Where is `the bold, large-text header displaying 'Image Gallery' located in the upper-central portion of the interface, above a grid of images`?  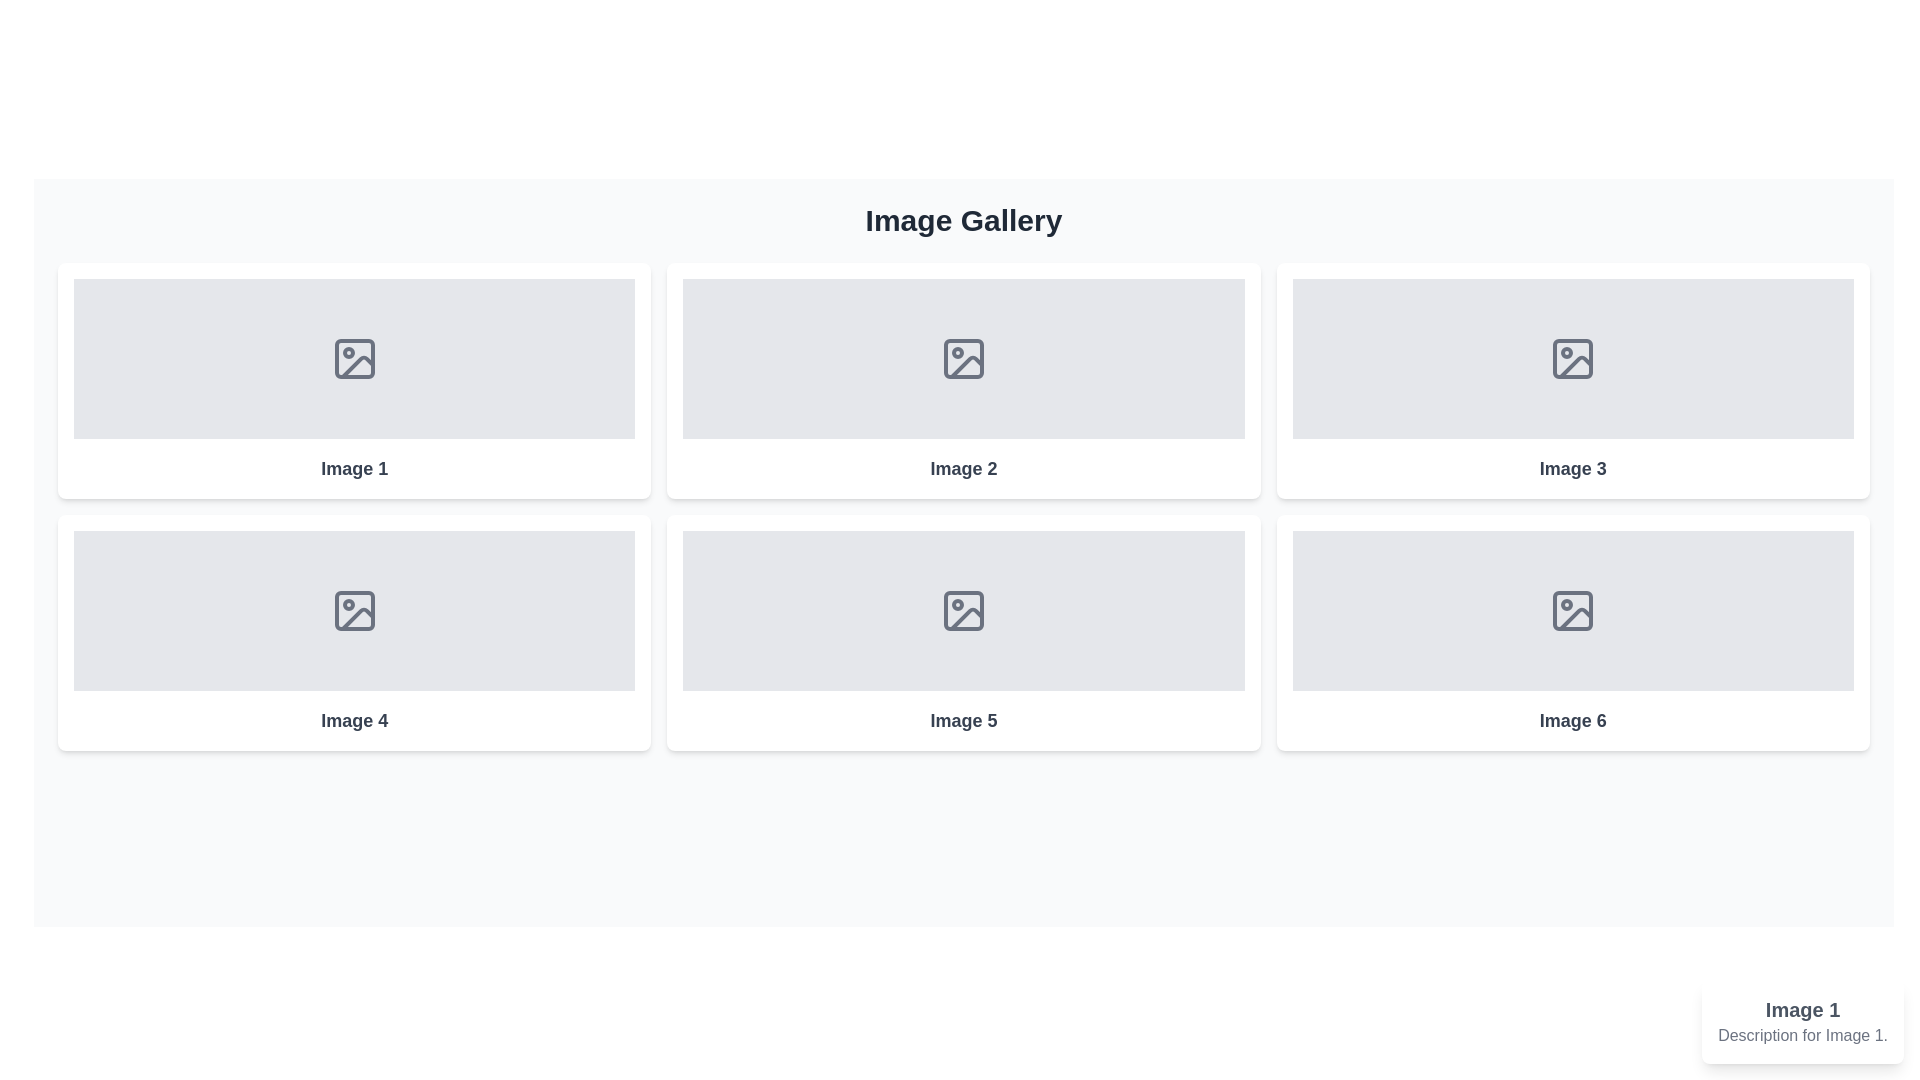
the bold, large-text header displaying 'Image Gallery' located in the upper-central portion of the interface, above a grid of images is located at coordinates (964, 220).